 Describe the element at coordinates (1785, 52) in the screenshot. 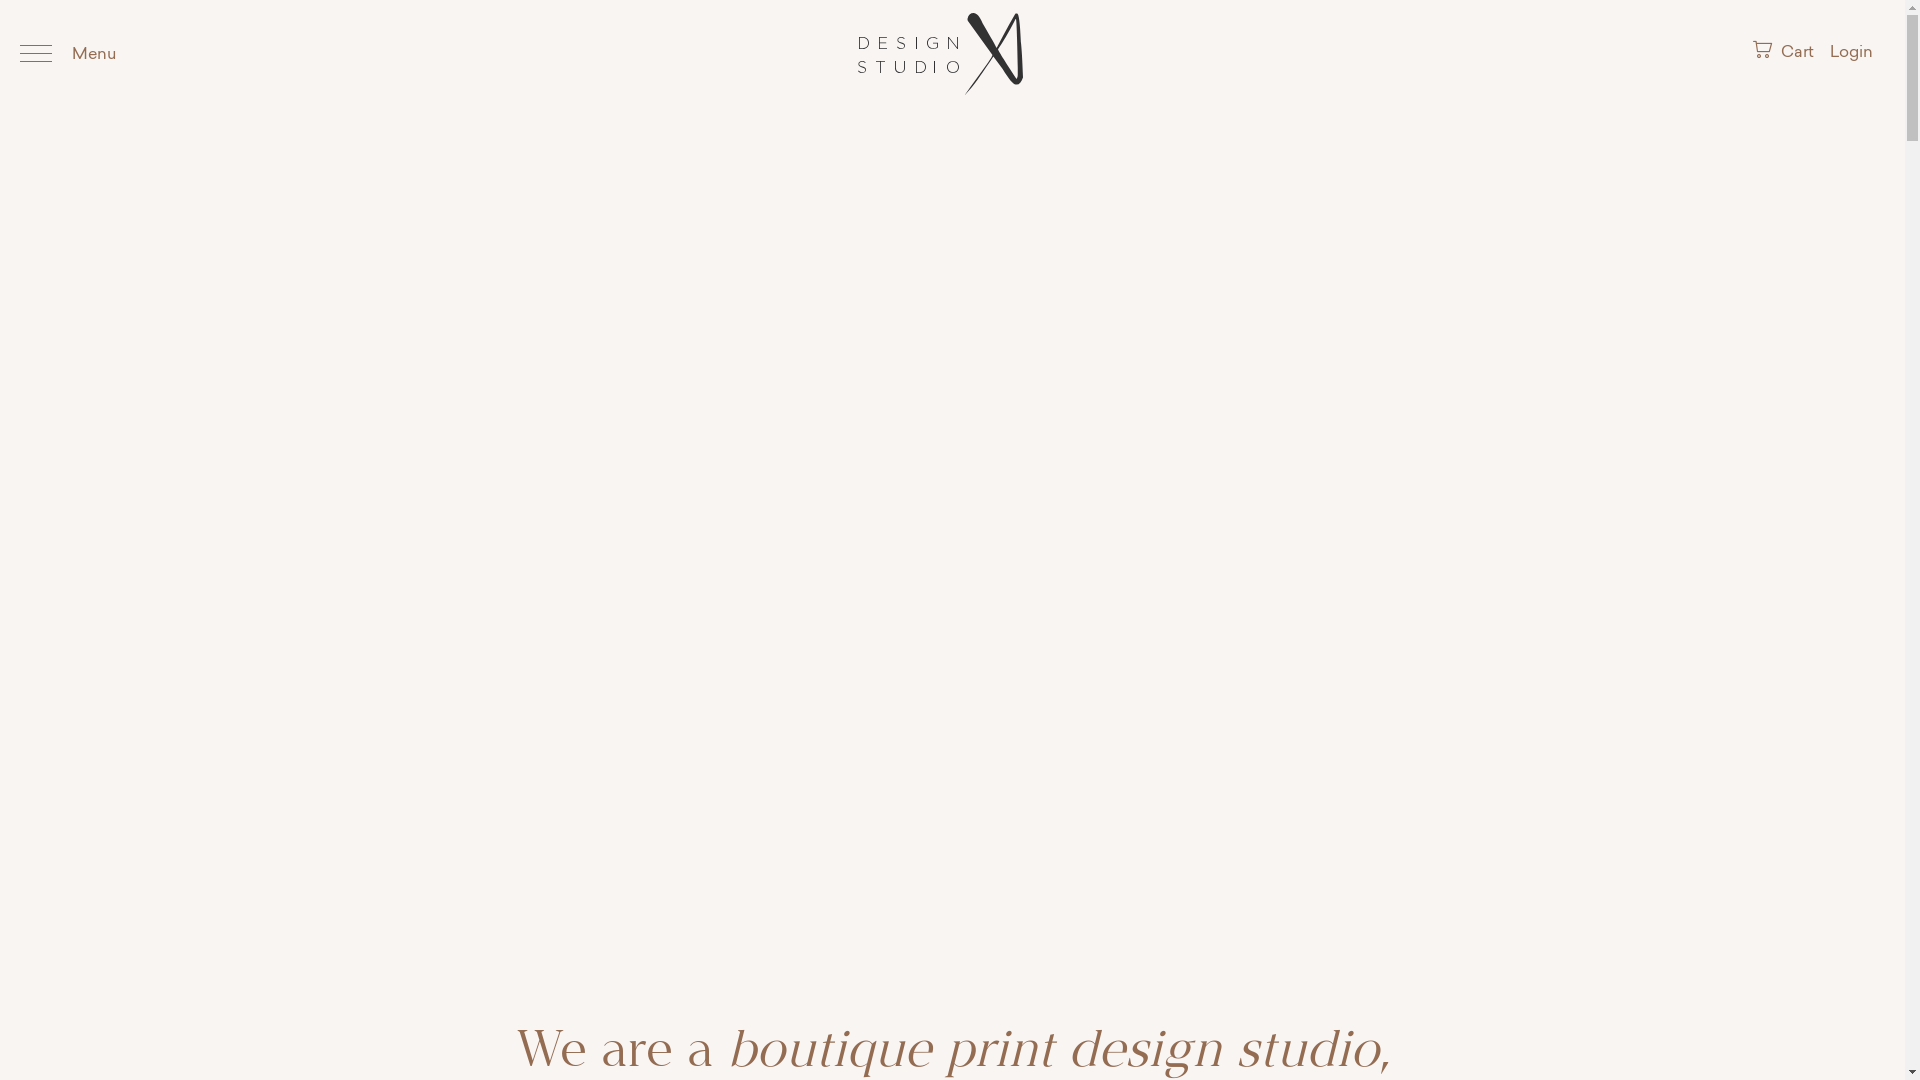

I see `'Cart'` at that location.